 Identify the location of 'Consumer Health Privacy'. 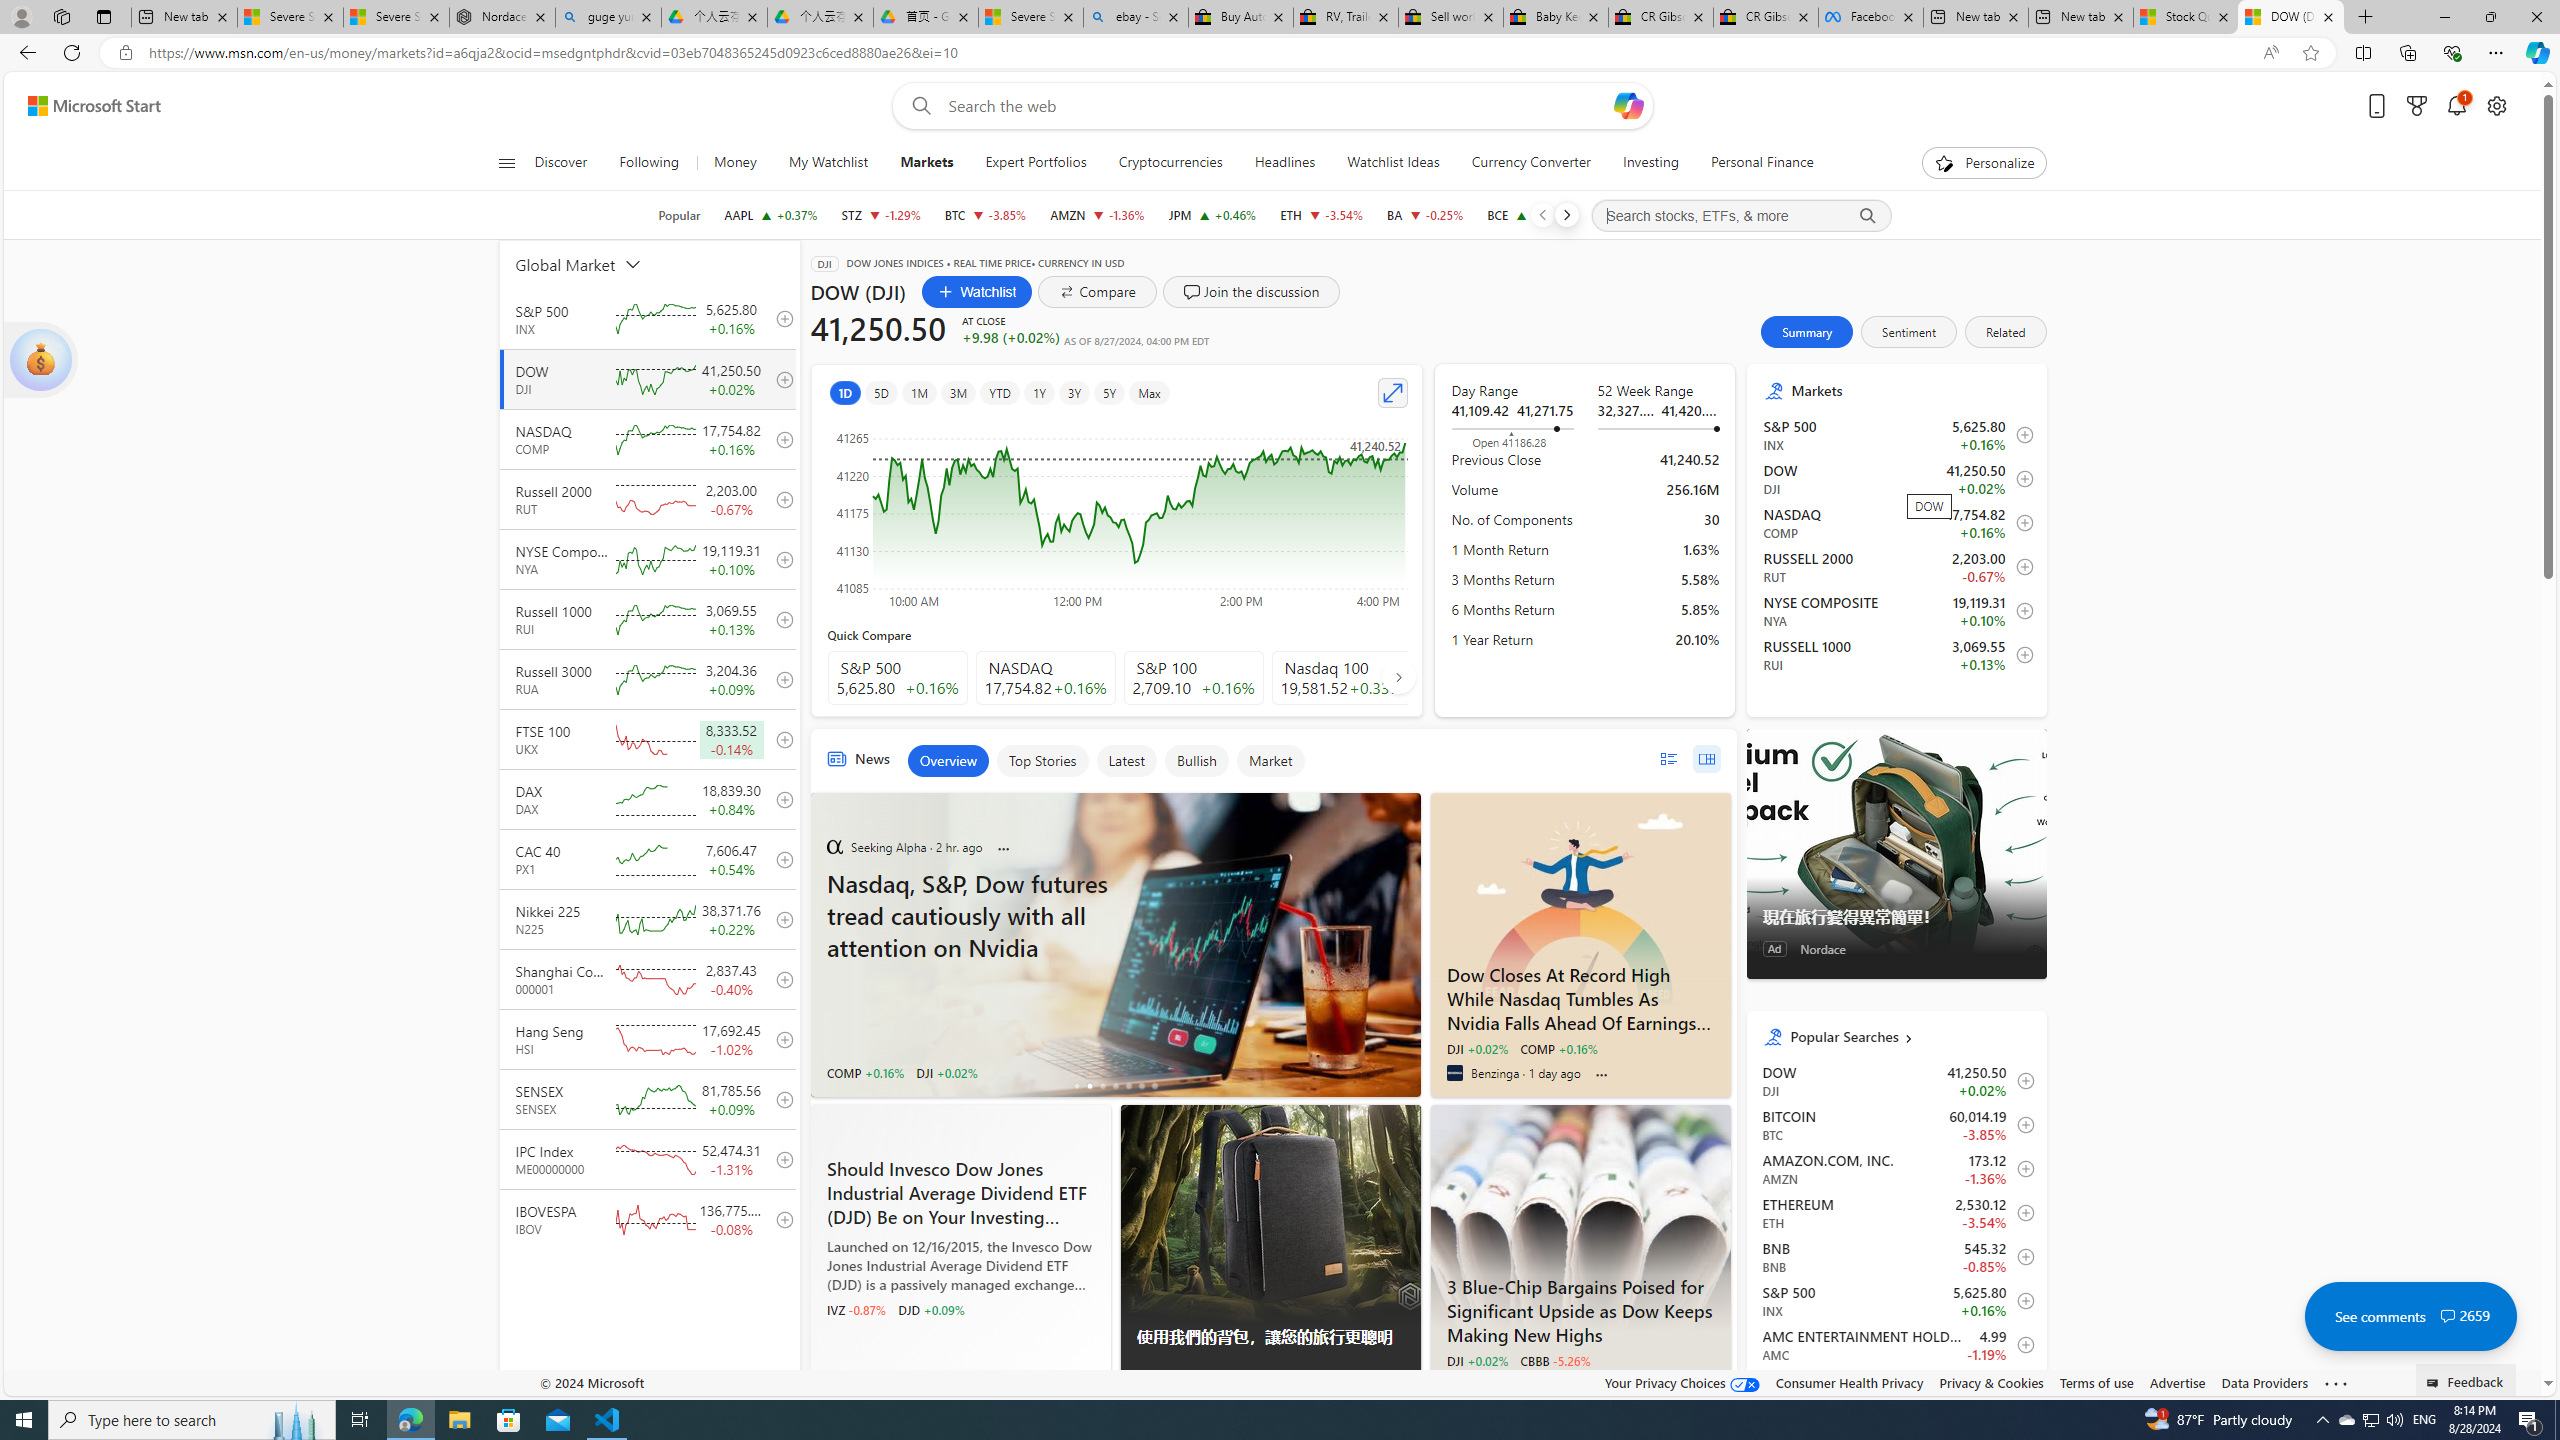
(1848, 1382).